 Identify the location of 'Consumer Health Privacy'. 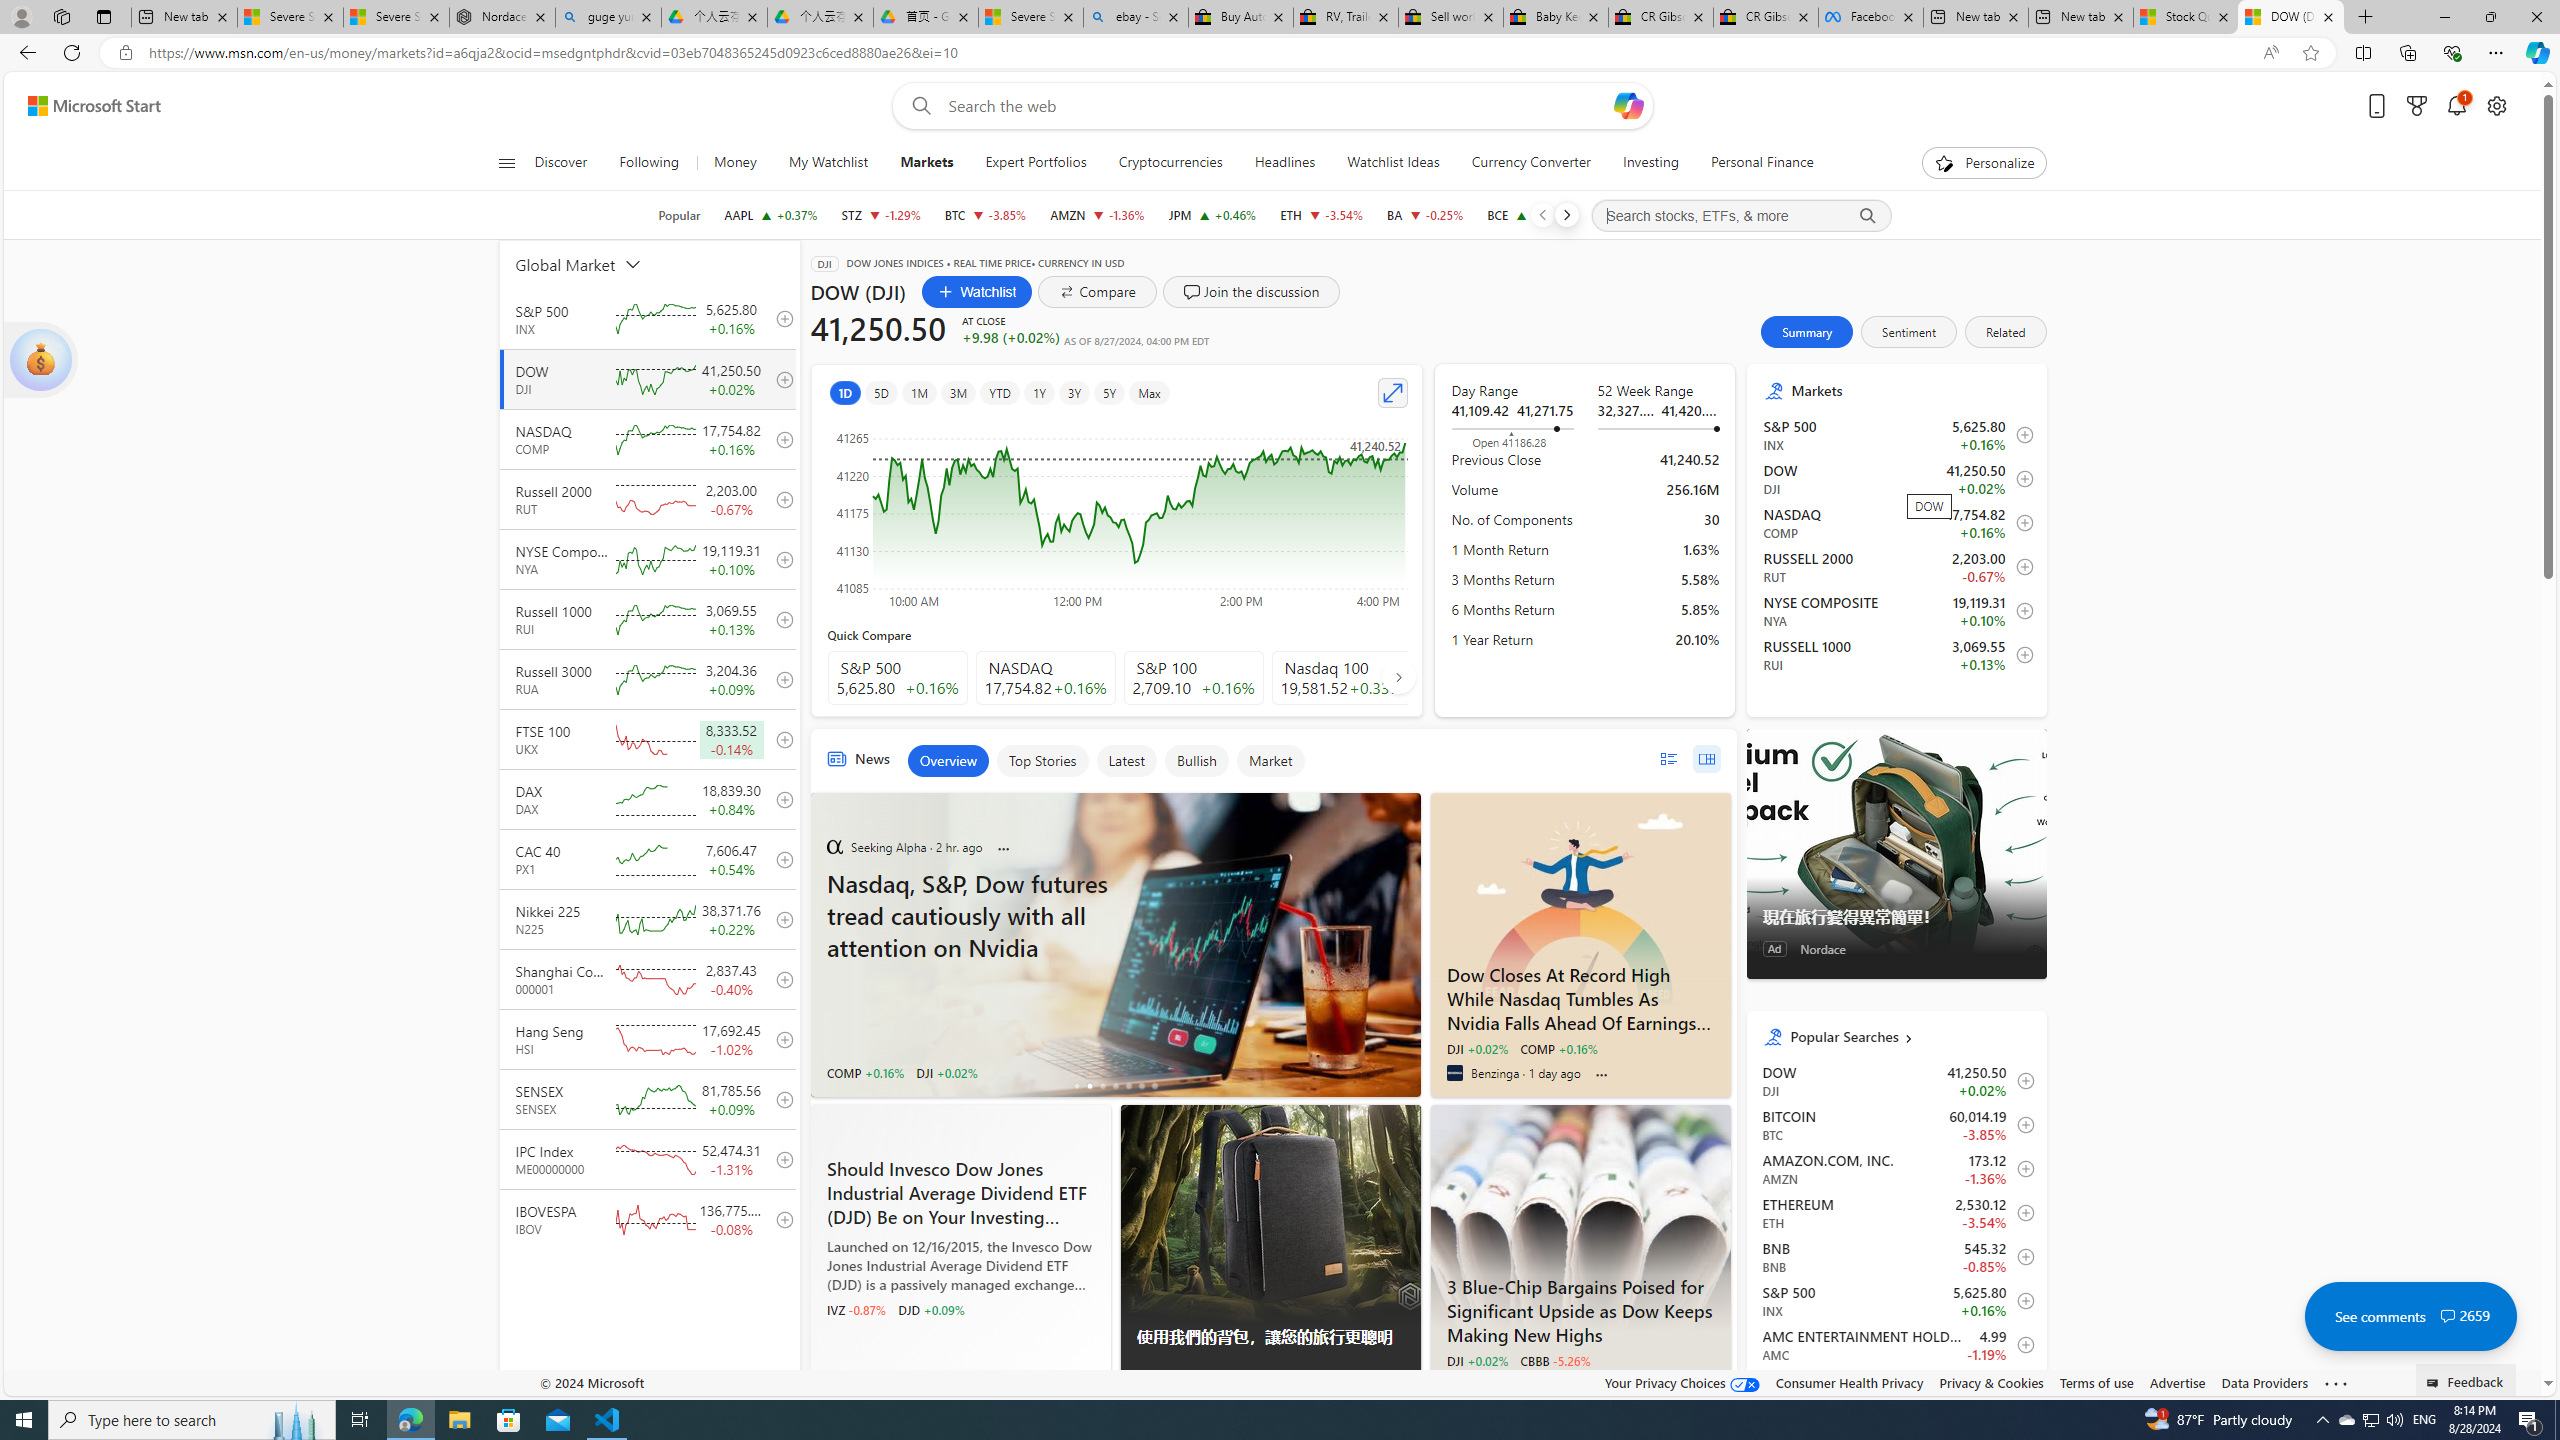
(1848, 1382).